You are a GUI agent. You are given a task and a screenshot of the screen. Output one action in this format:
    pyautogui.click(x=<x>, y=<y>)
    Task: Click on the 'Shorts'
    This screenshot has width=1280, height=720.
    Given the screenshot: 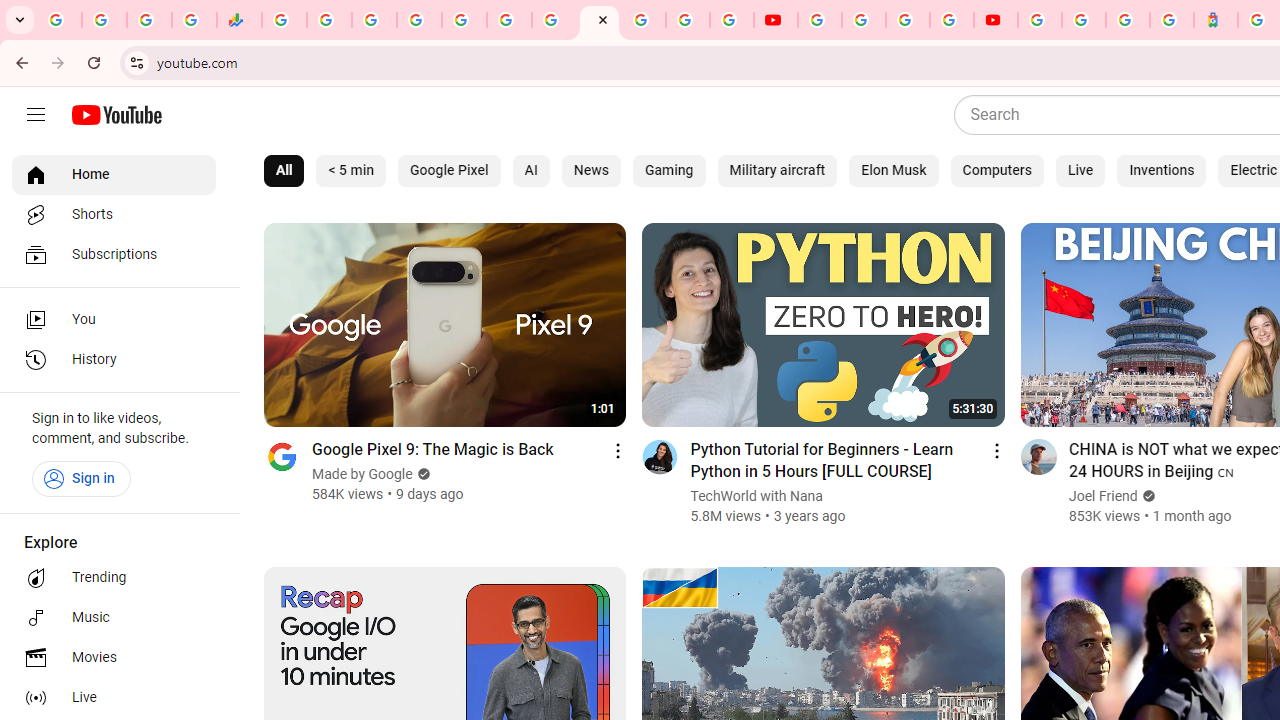 What is the action you would take?
    pyautogui.click(x=112, y=214)
    